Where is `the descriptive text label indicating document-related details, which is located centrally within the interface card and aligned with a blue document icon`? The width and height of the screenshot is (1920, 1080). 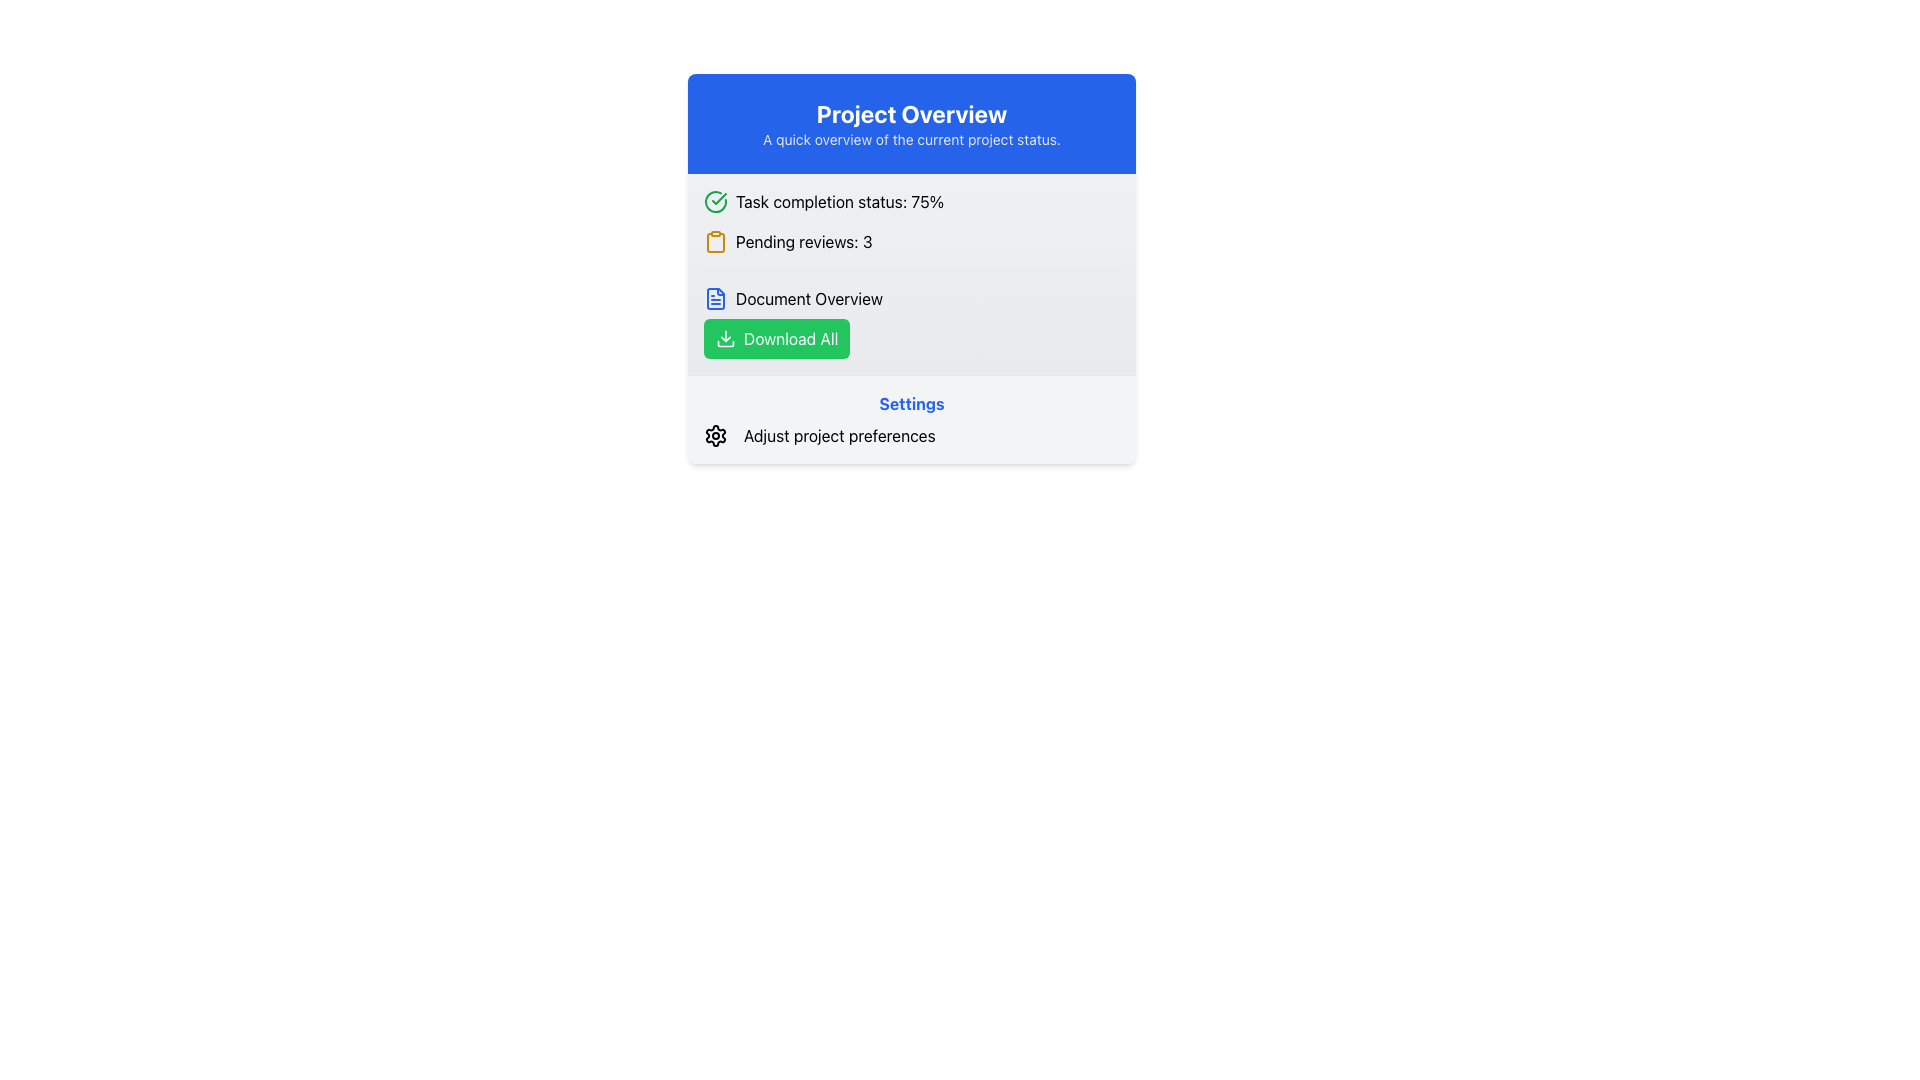
the descriptive text label indicating document-related details, which is located centrally within the interface card and aligned with a blue document icon is located at coordinates (809, 299).